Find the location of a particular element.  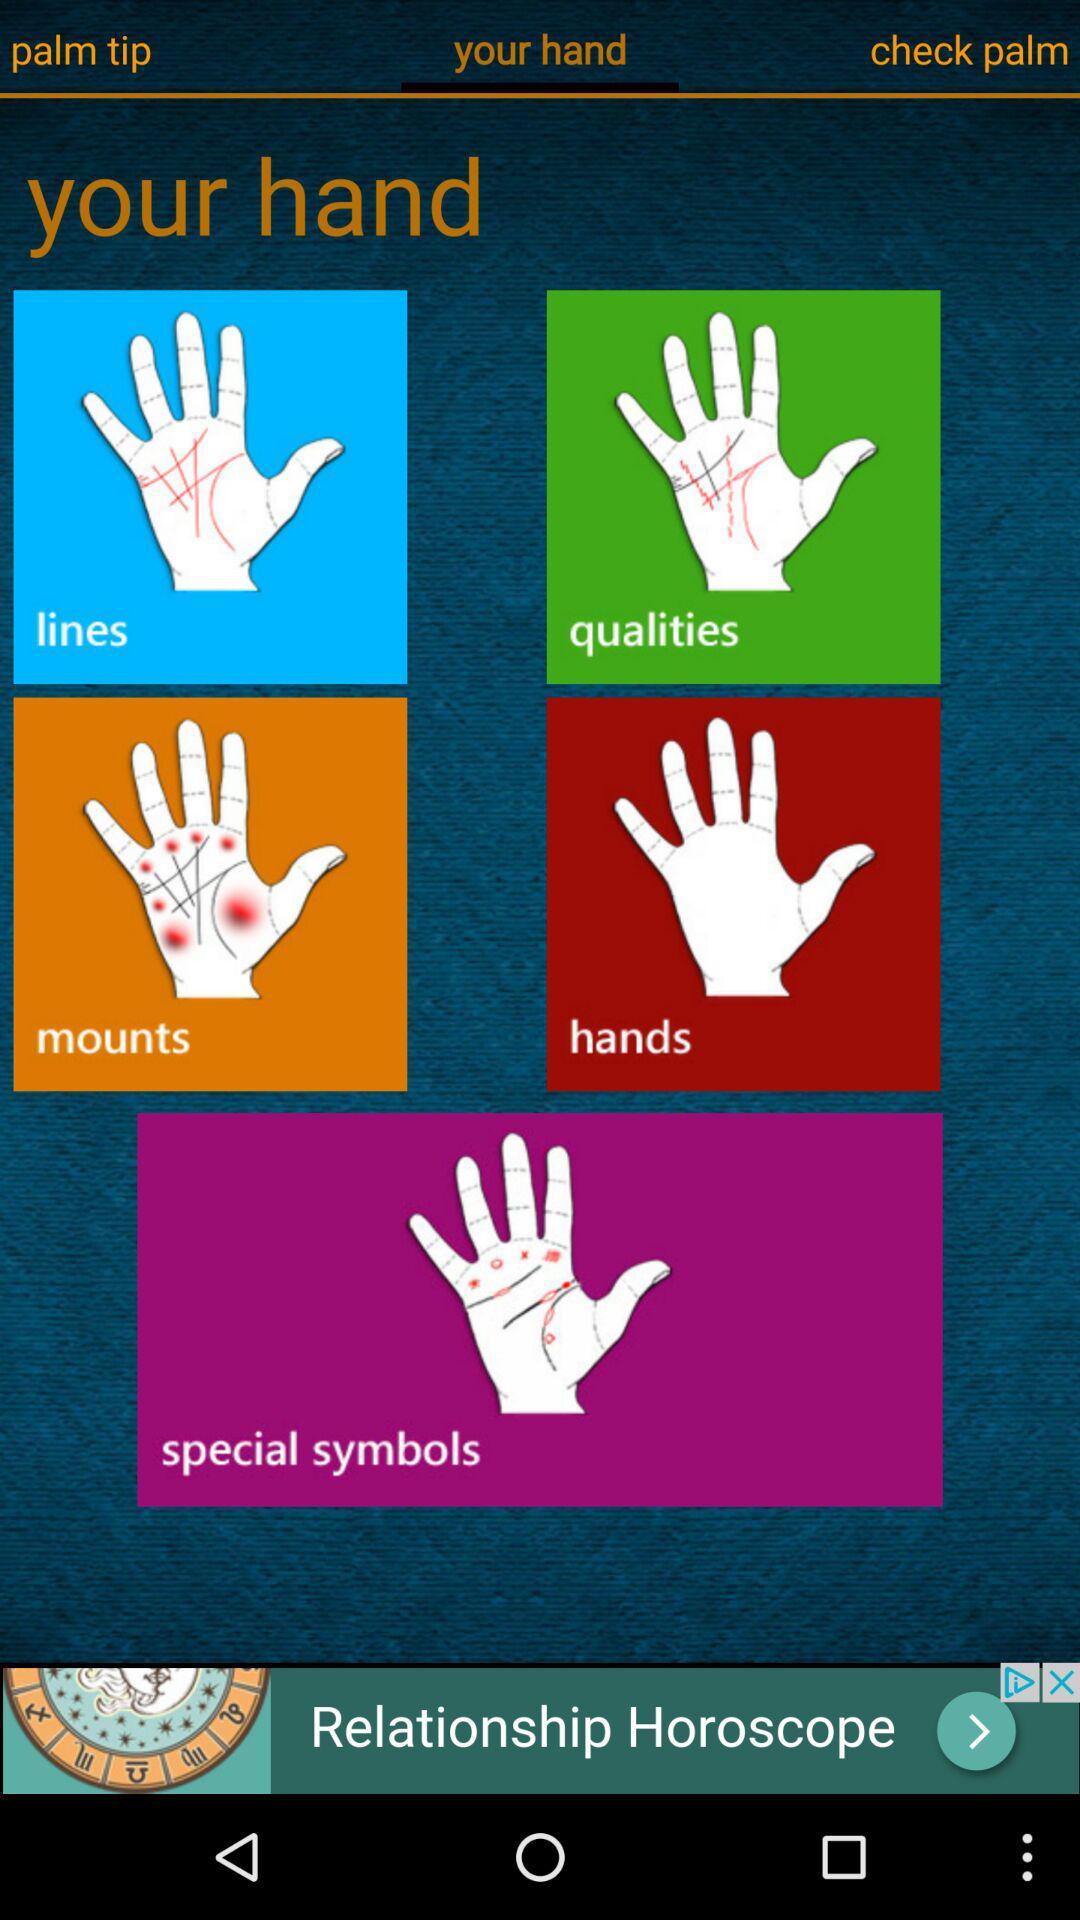

click the hand special symbols is located at coordinates (540, 1309).